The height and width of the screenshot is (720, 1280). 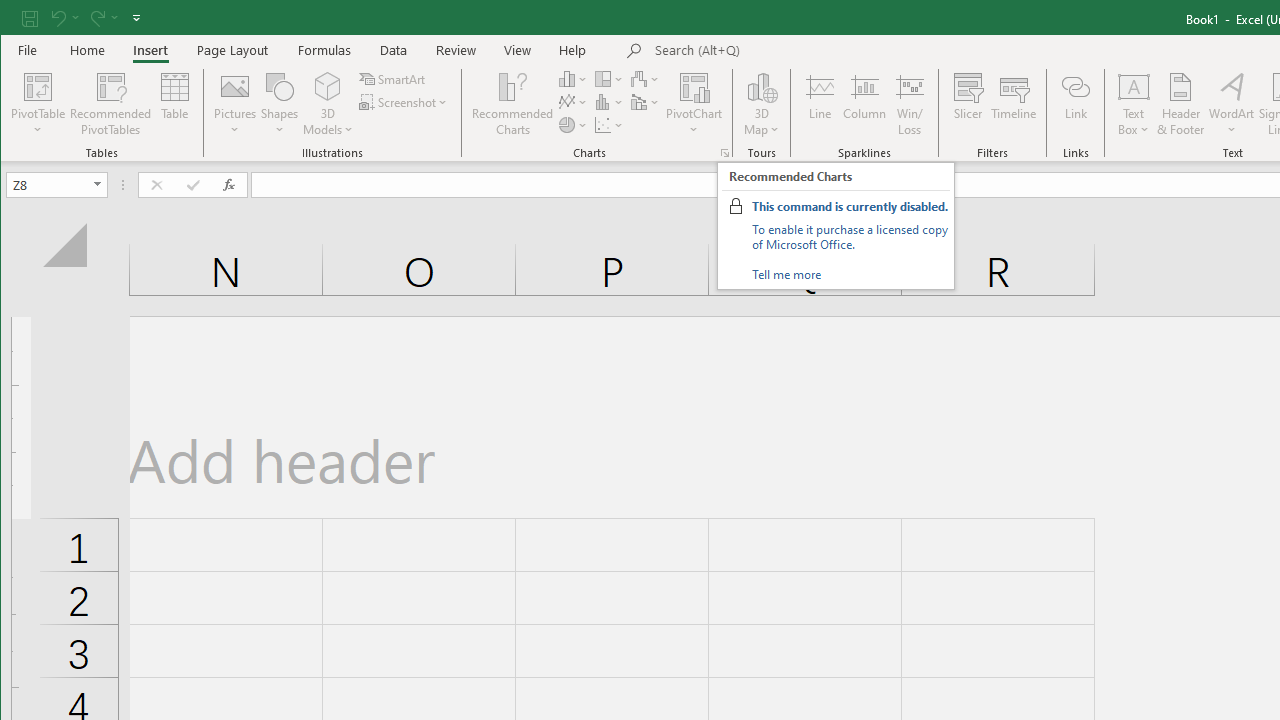 What do you see at coordinates (1014, 104) in the screenshot?
I see `'Timeline'` at bounding box center [1014, 104].